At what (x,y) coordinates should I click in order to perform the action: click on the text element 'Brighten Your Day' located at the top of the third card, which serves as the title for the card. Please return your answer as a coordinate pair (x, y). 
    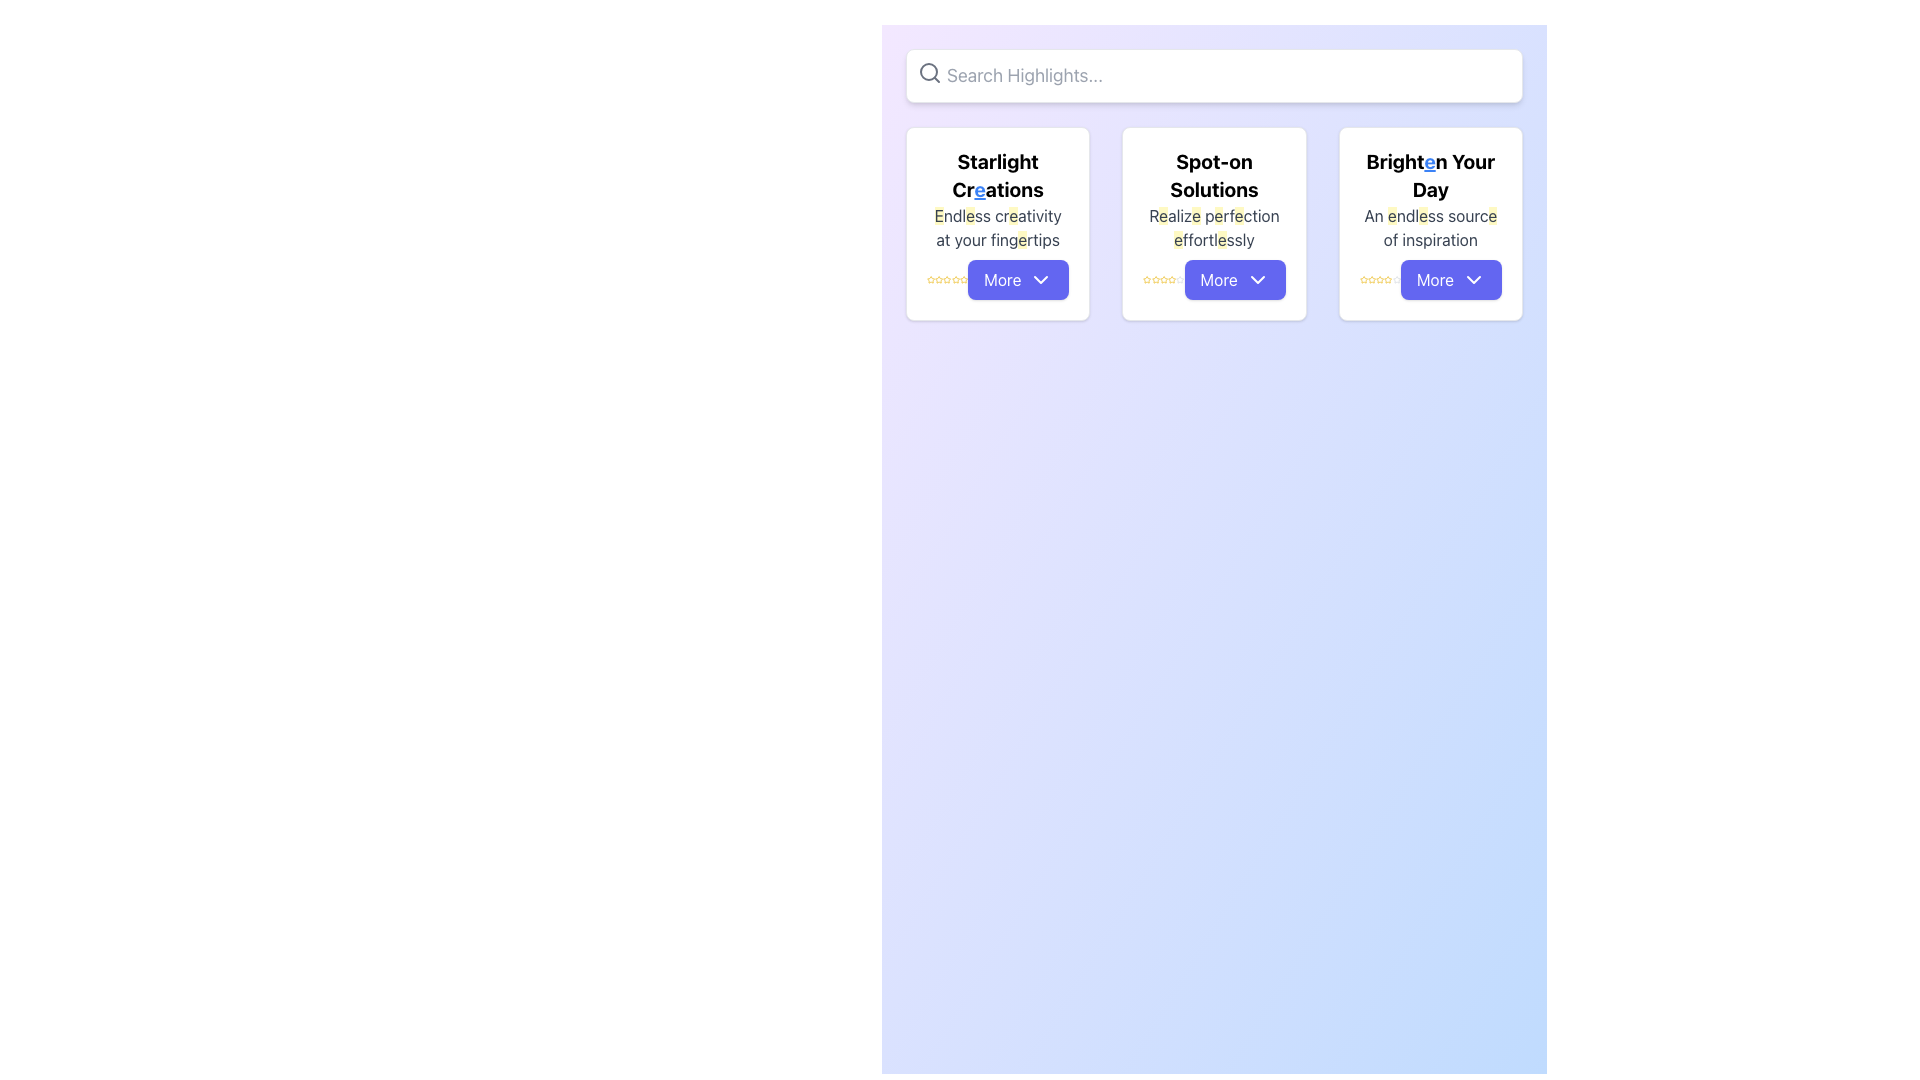
    Looking at the image, I should click on (1429, 175).